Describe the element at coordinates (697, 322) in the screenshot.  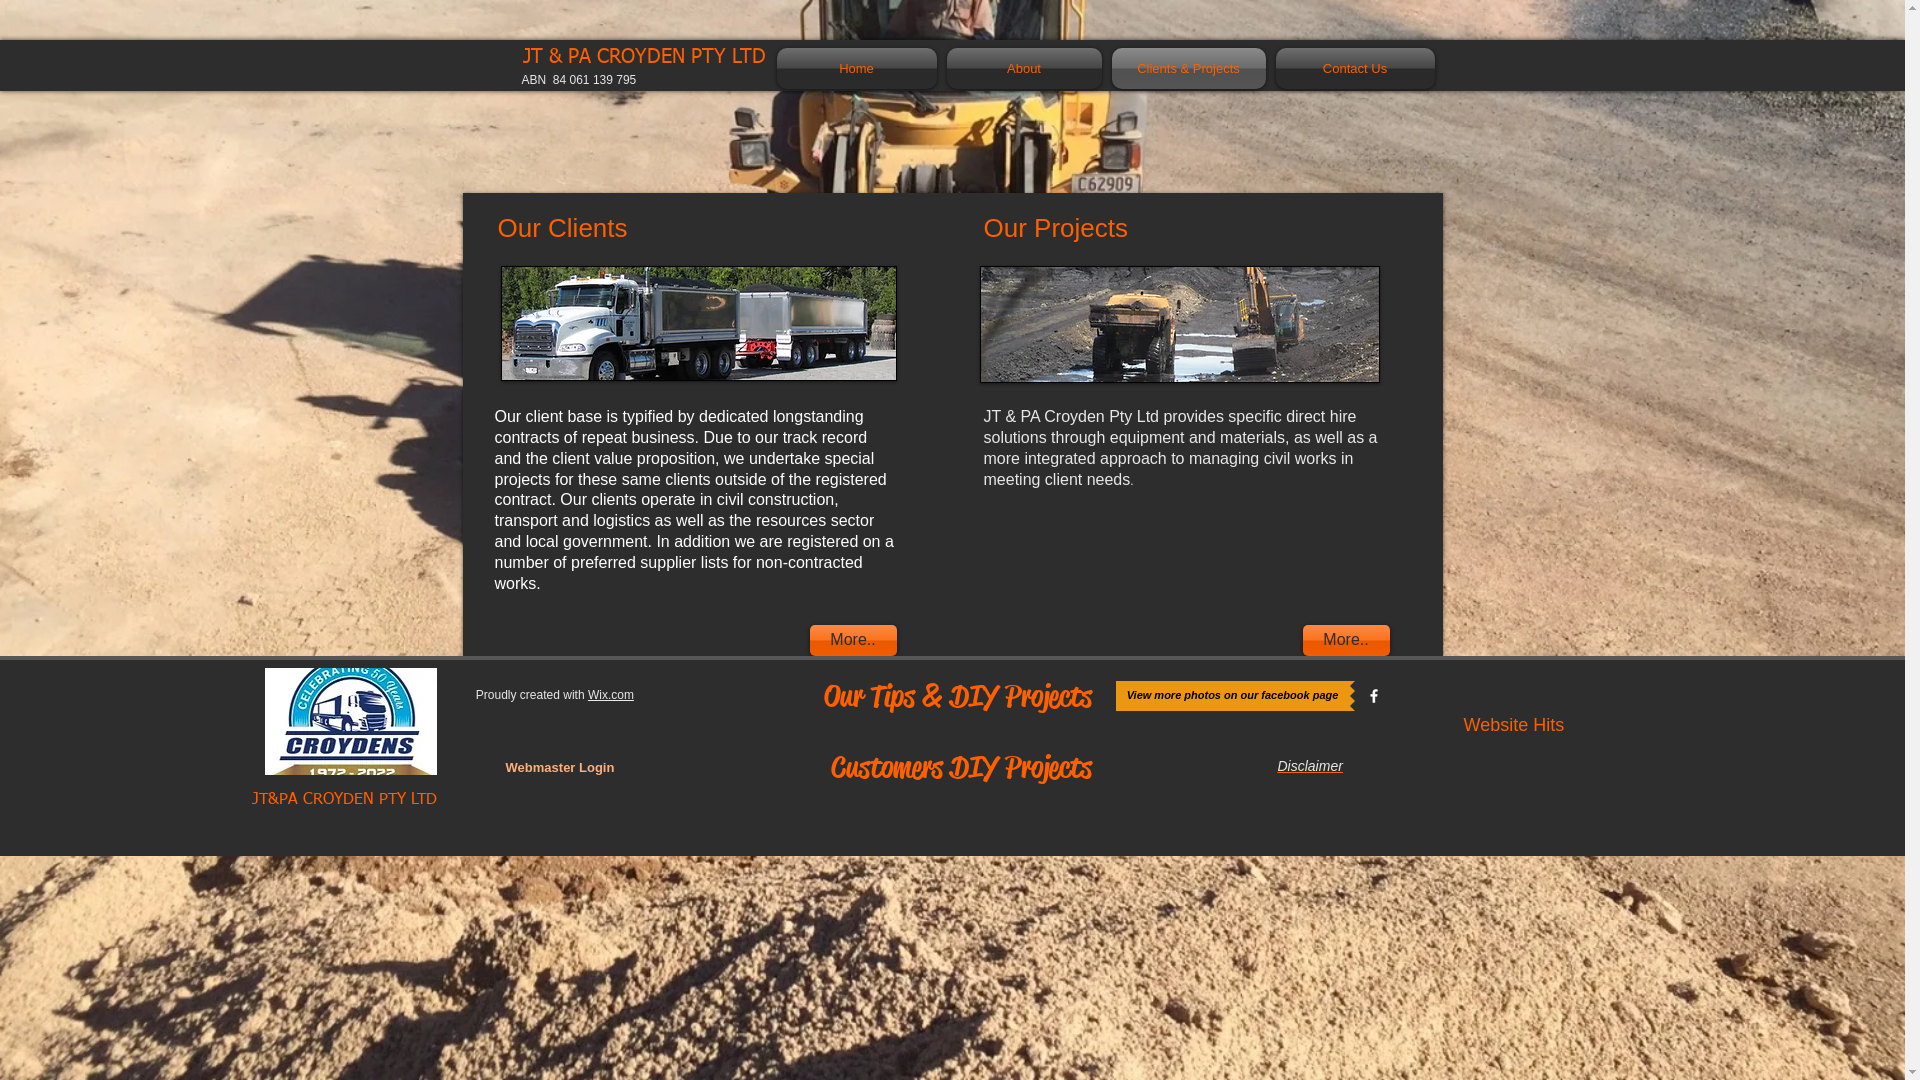
I see `'M36A.JPG'` at that location.